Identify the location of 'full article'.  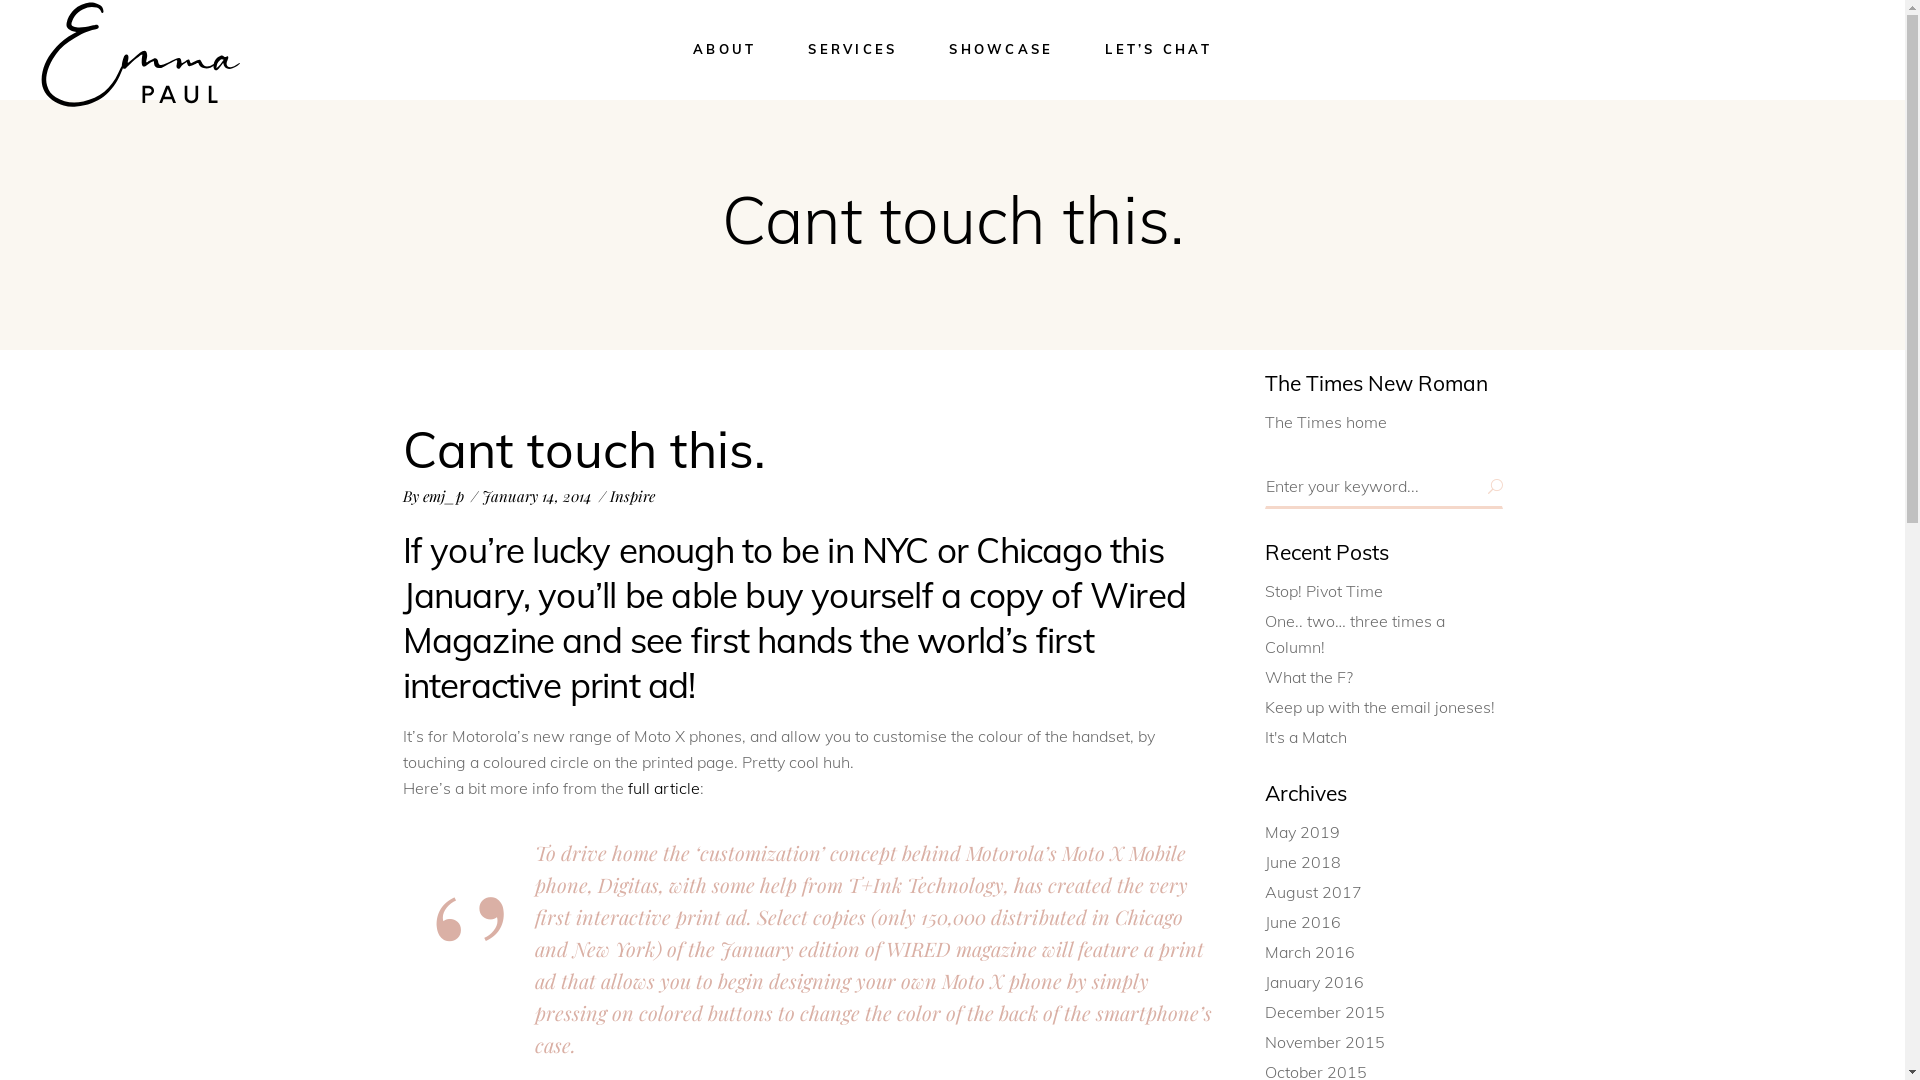
(663, 786).